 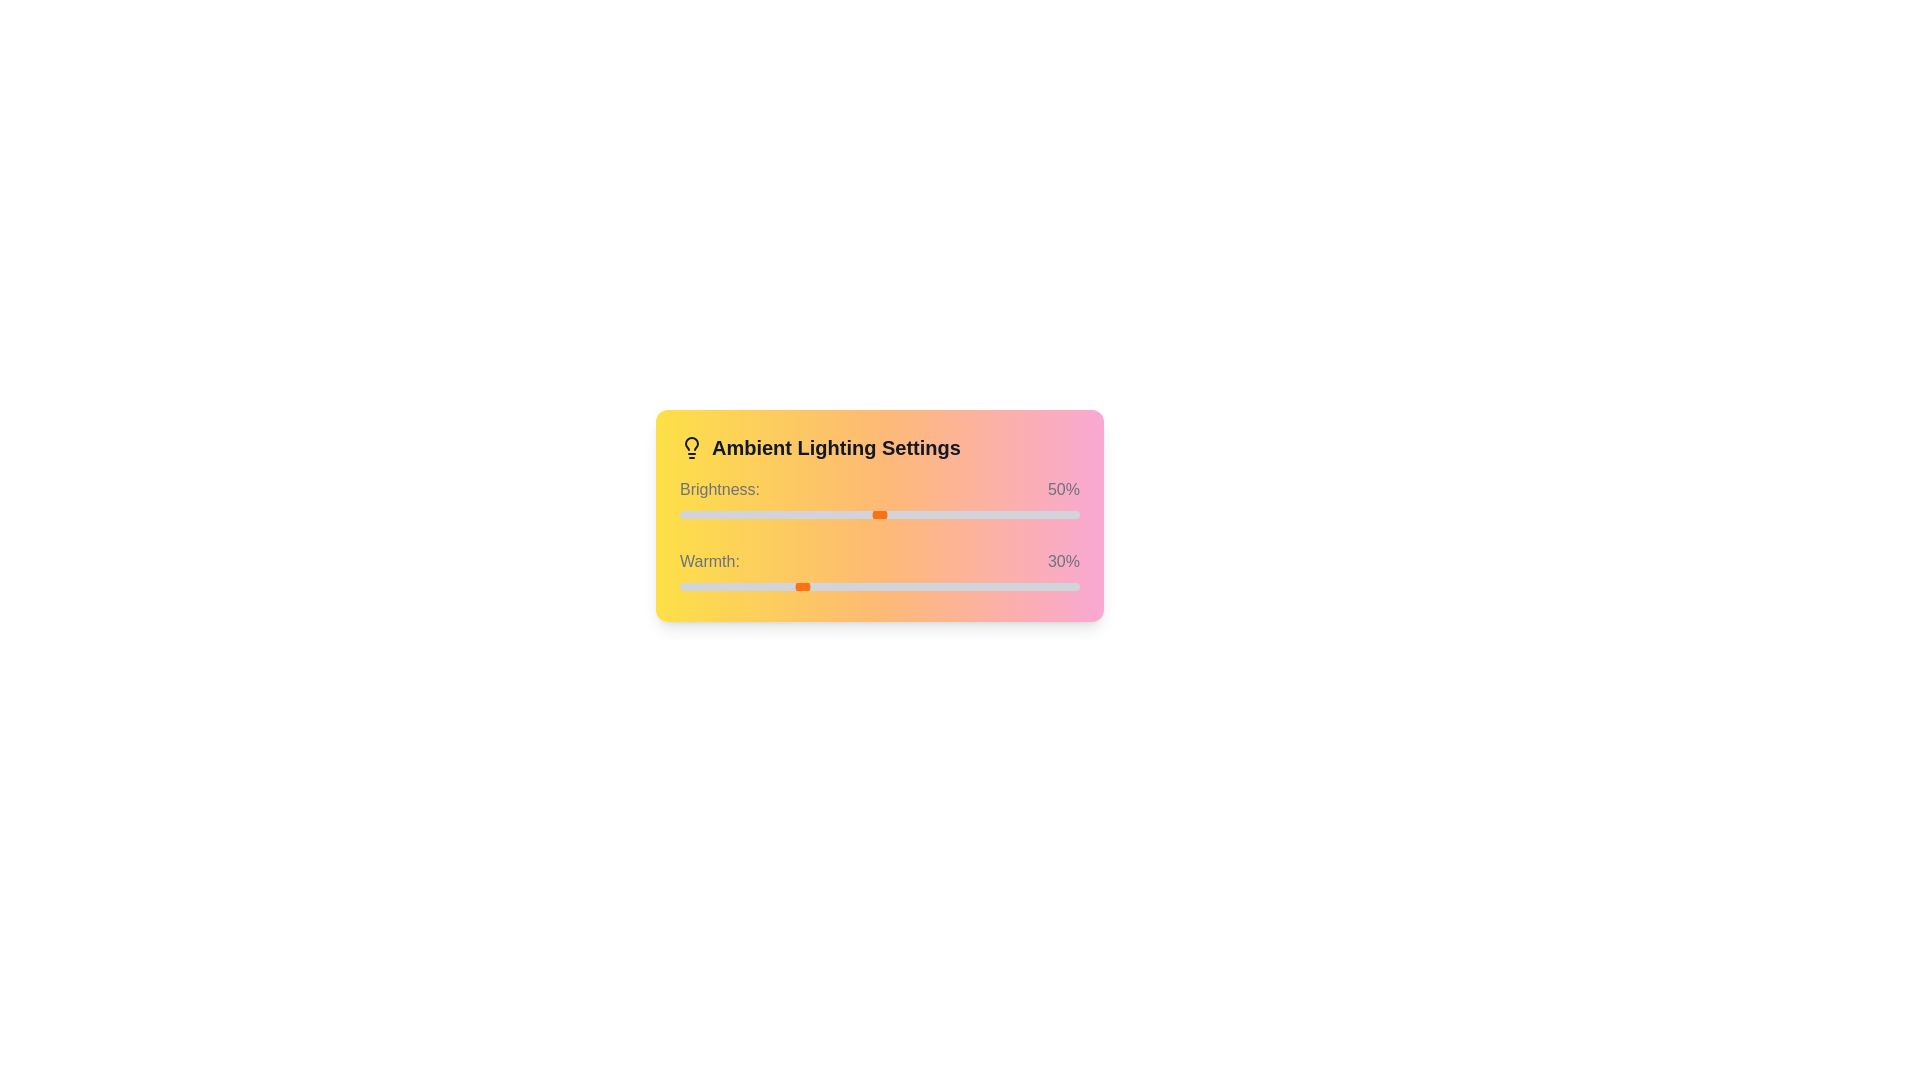 What do you see at coordinates (868, 514) in the screenshot?
I see `the brightness slider to 47%` at bounding box center [868, 514].